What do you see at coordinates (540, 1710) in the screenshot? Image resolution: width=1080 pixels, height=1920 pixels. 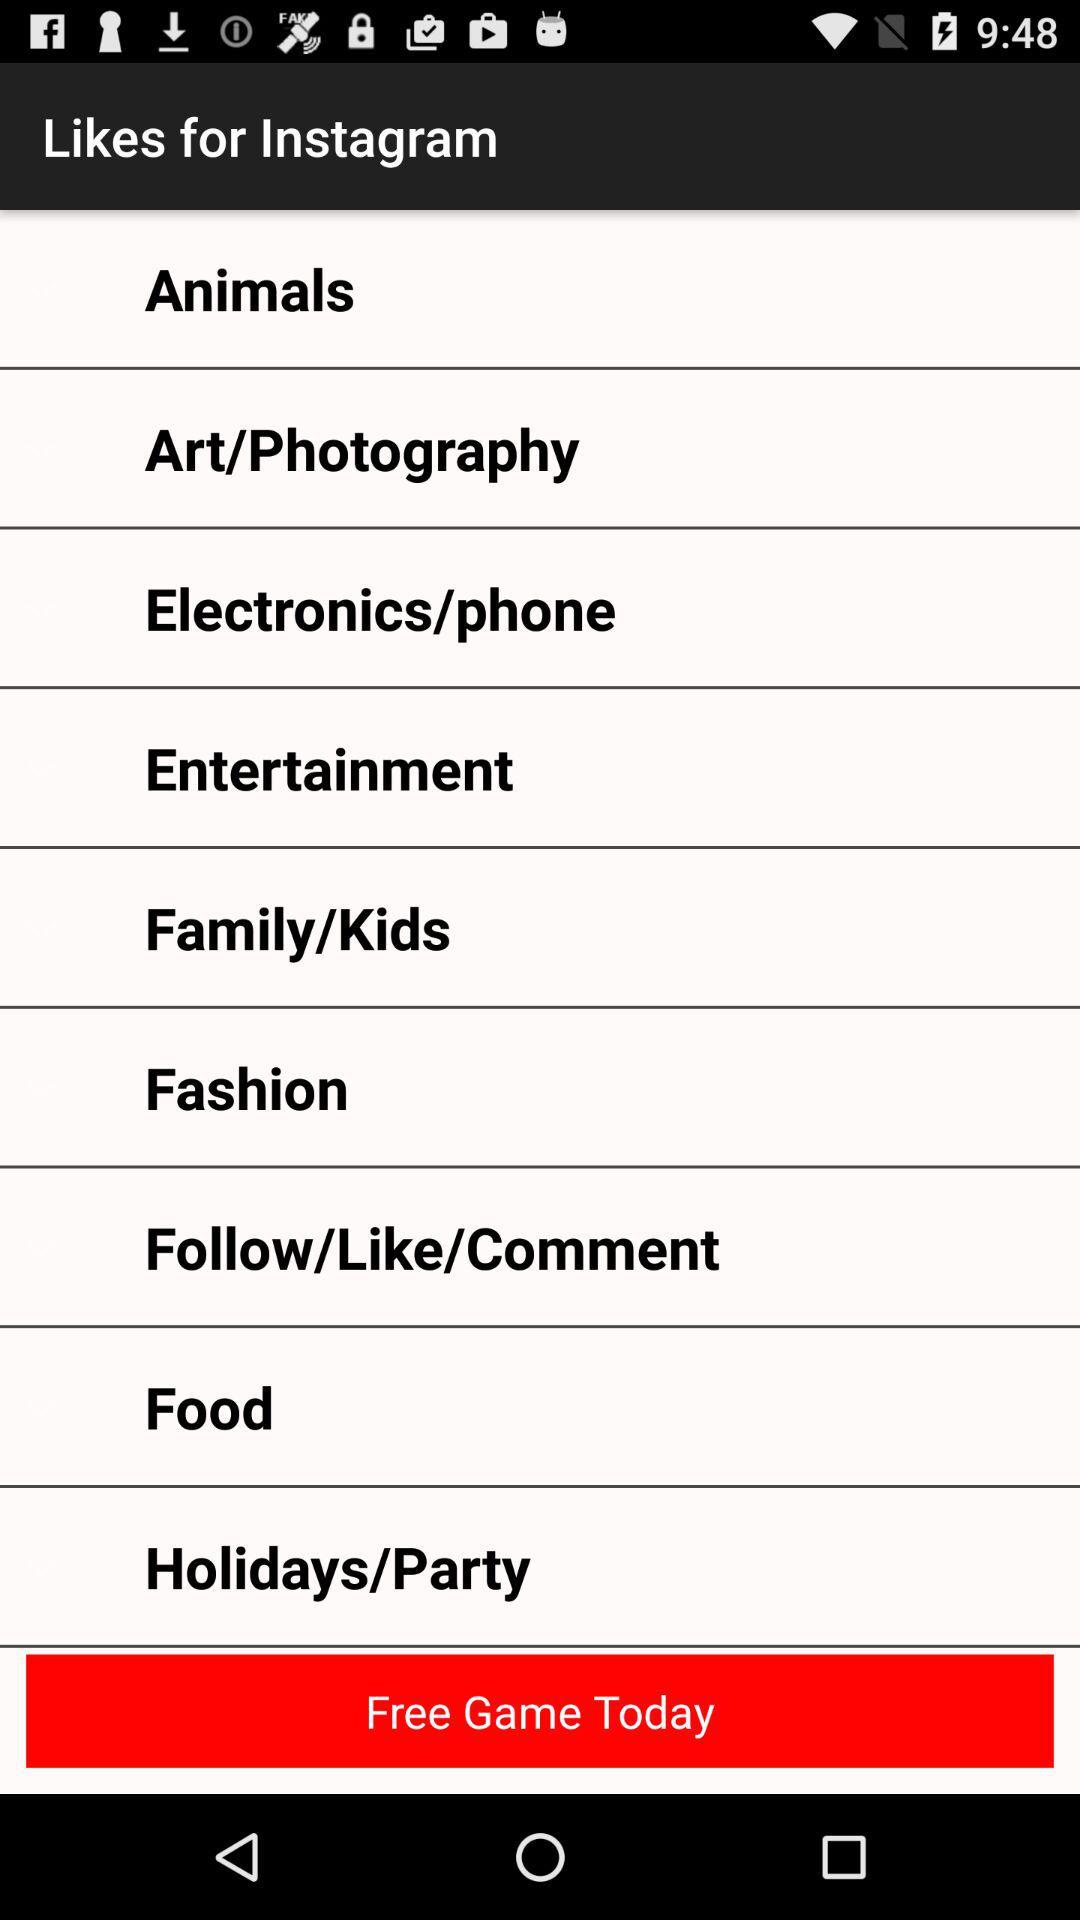 I see `the icon below the holidays/party icon` at bounding box center [540, 1710].